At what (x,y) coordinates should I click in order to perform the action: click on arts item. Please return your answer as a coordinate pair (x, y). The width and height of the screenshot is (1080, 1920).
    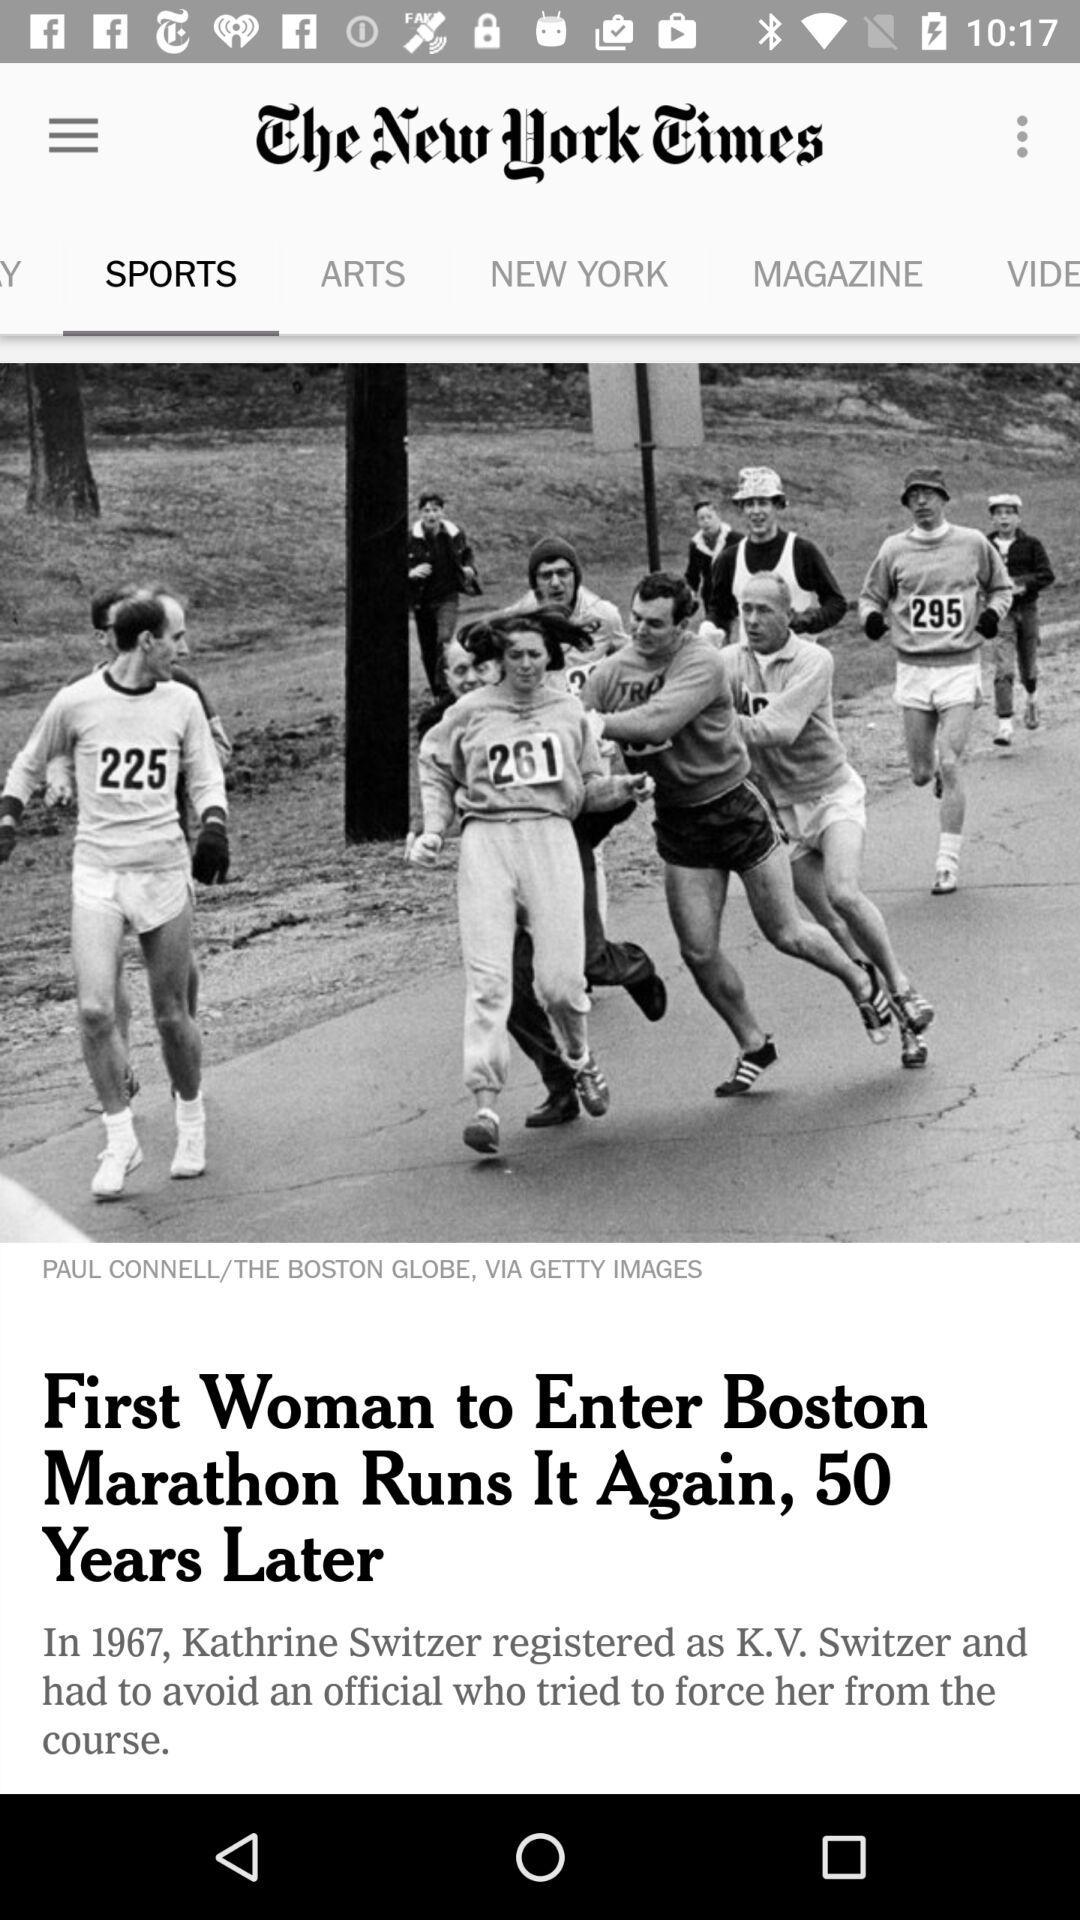
    Looking at the image, I should click on (363, 272).